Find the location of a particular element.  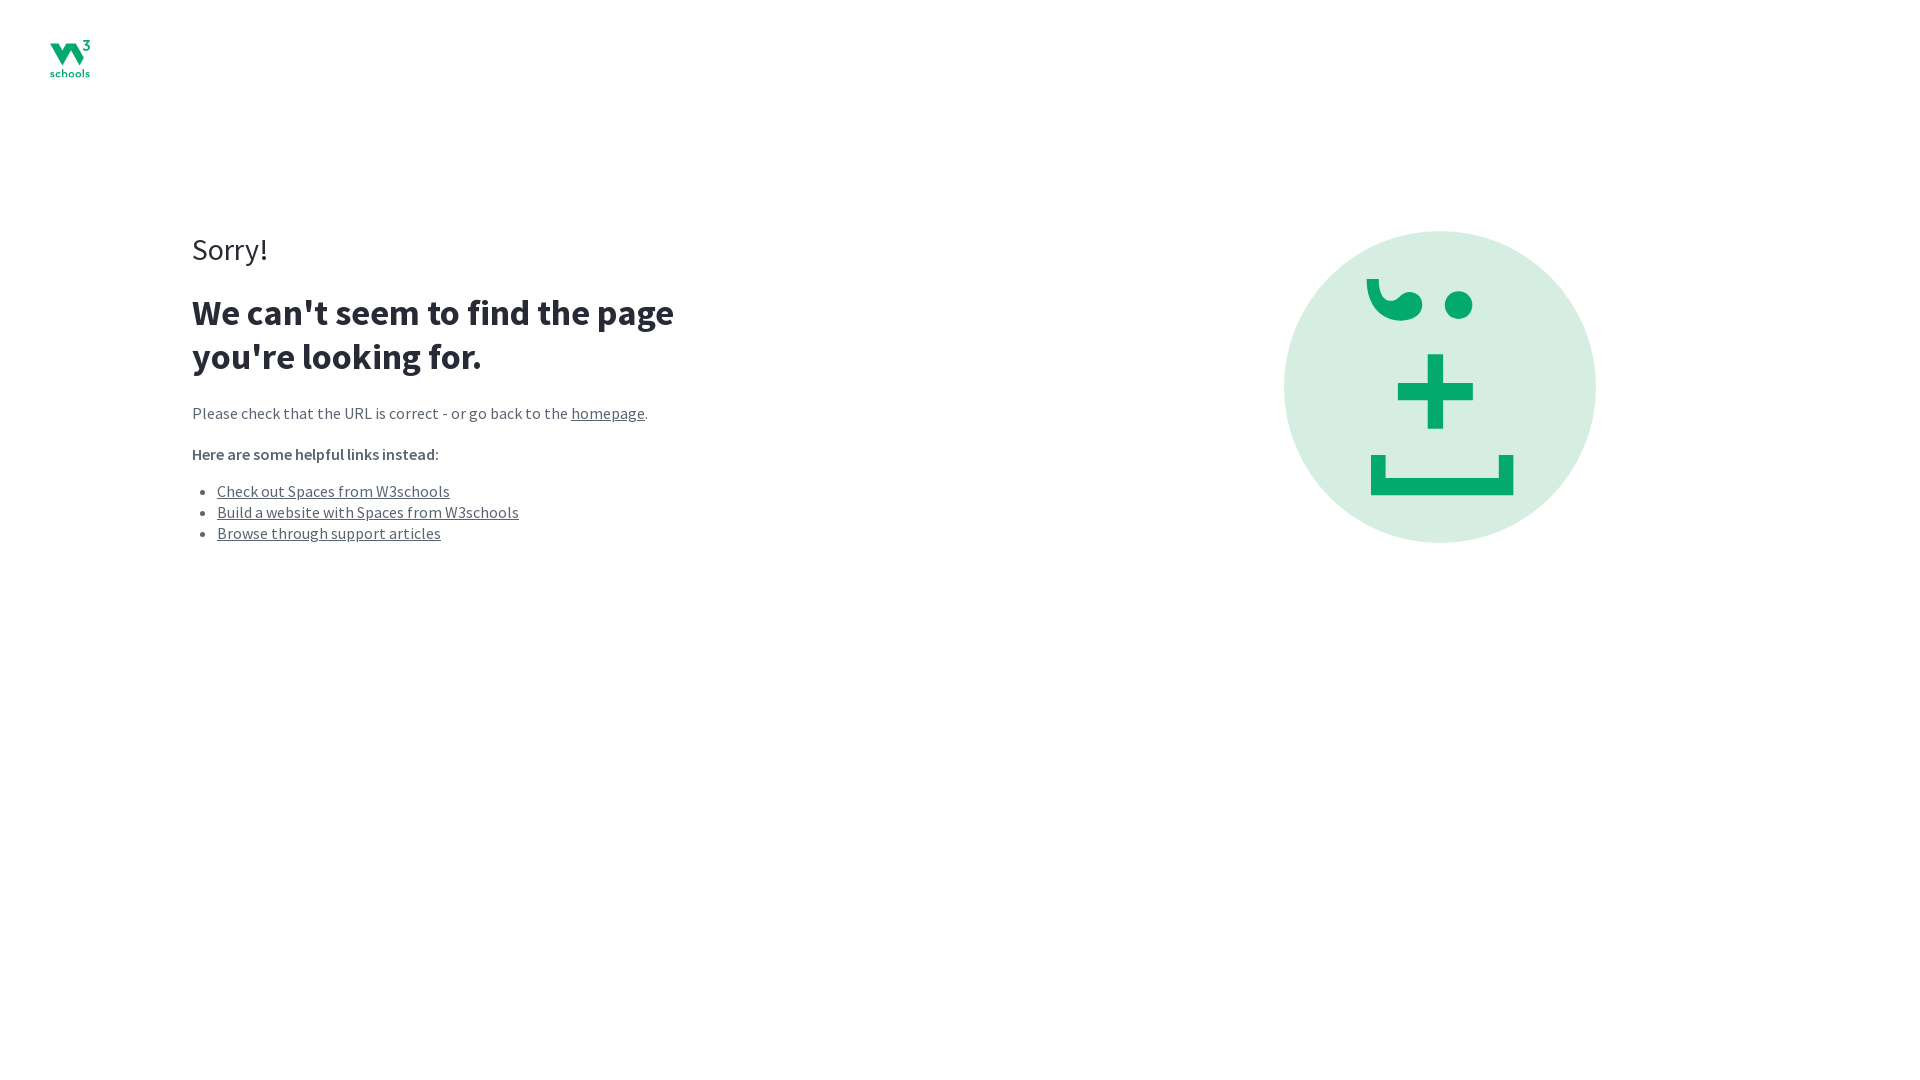

'Check out Spaces from W3schools' is located at coordinates (216, 490).